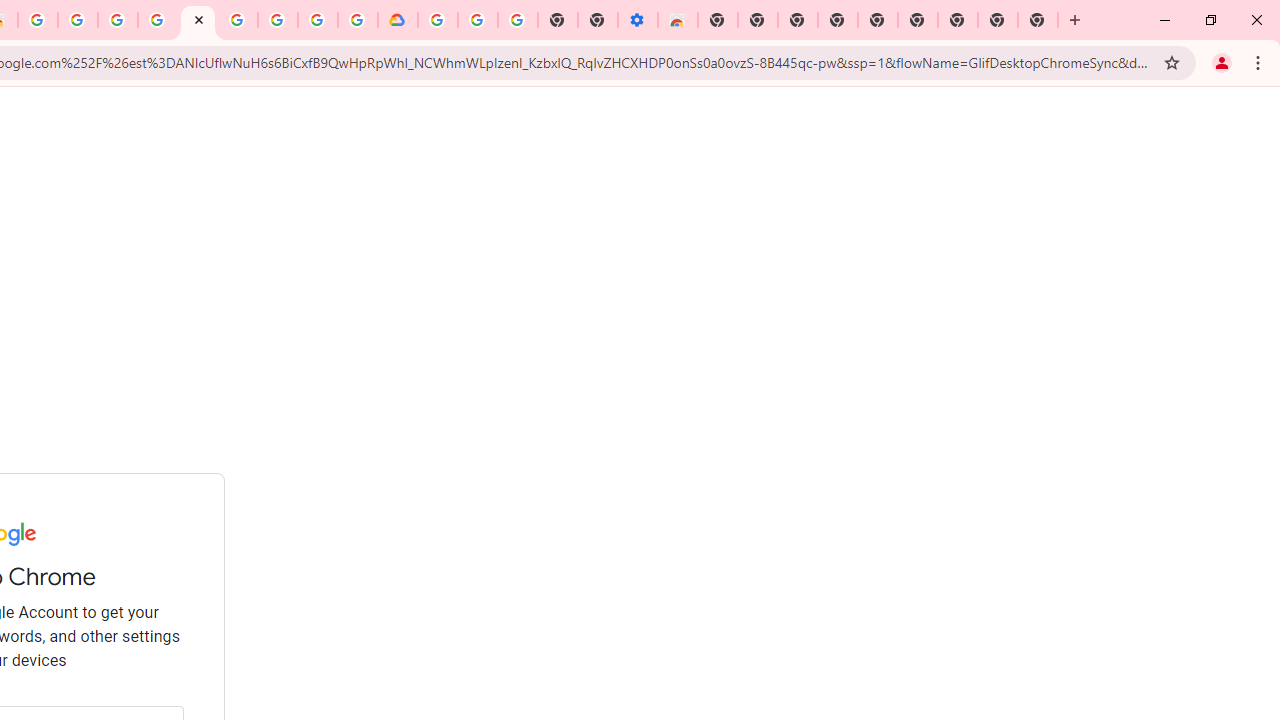 This screenshot has width=1280, height=720. What do you see at coordinates (78, 20) in the screenshot?
I see `'Create your Google Account'` at bounding box center [78, 20].